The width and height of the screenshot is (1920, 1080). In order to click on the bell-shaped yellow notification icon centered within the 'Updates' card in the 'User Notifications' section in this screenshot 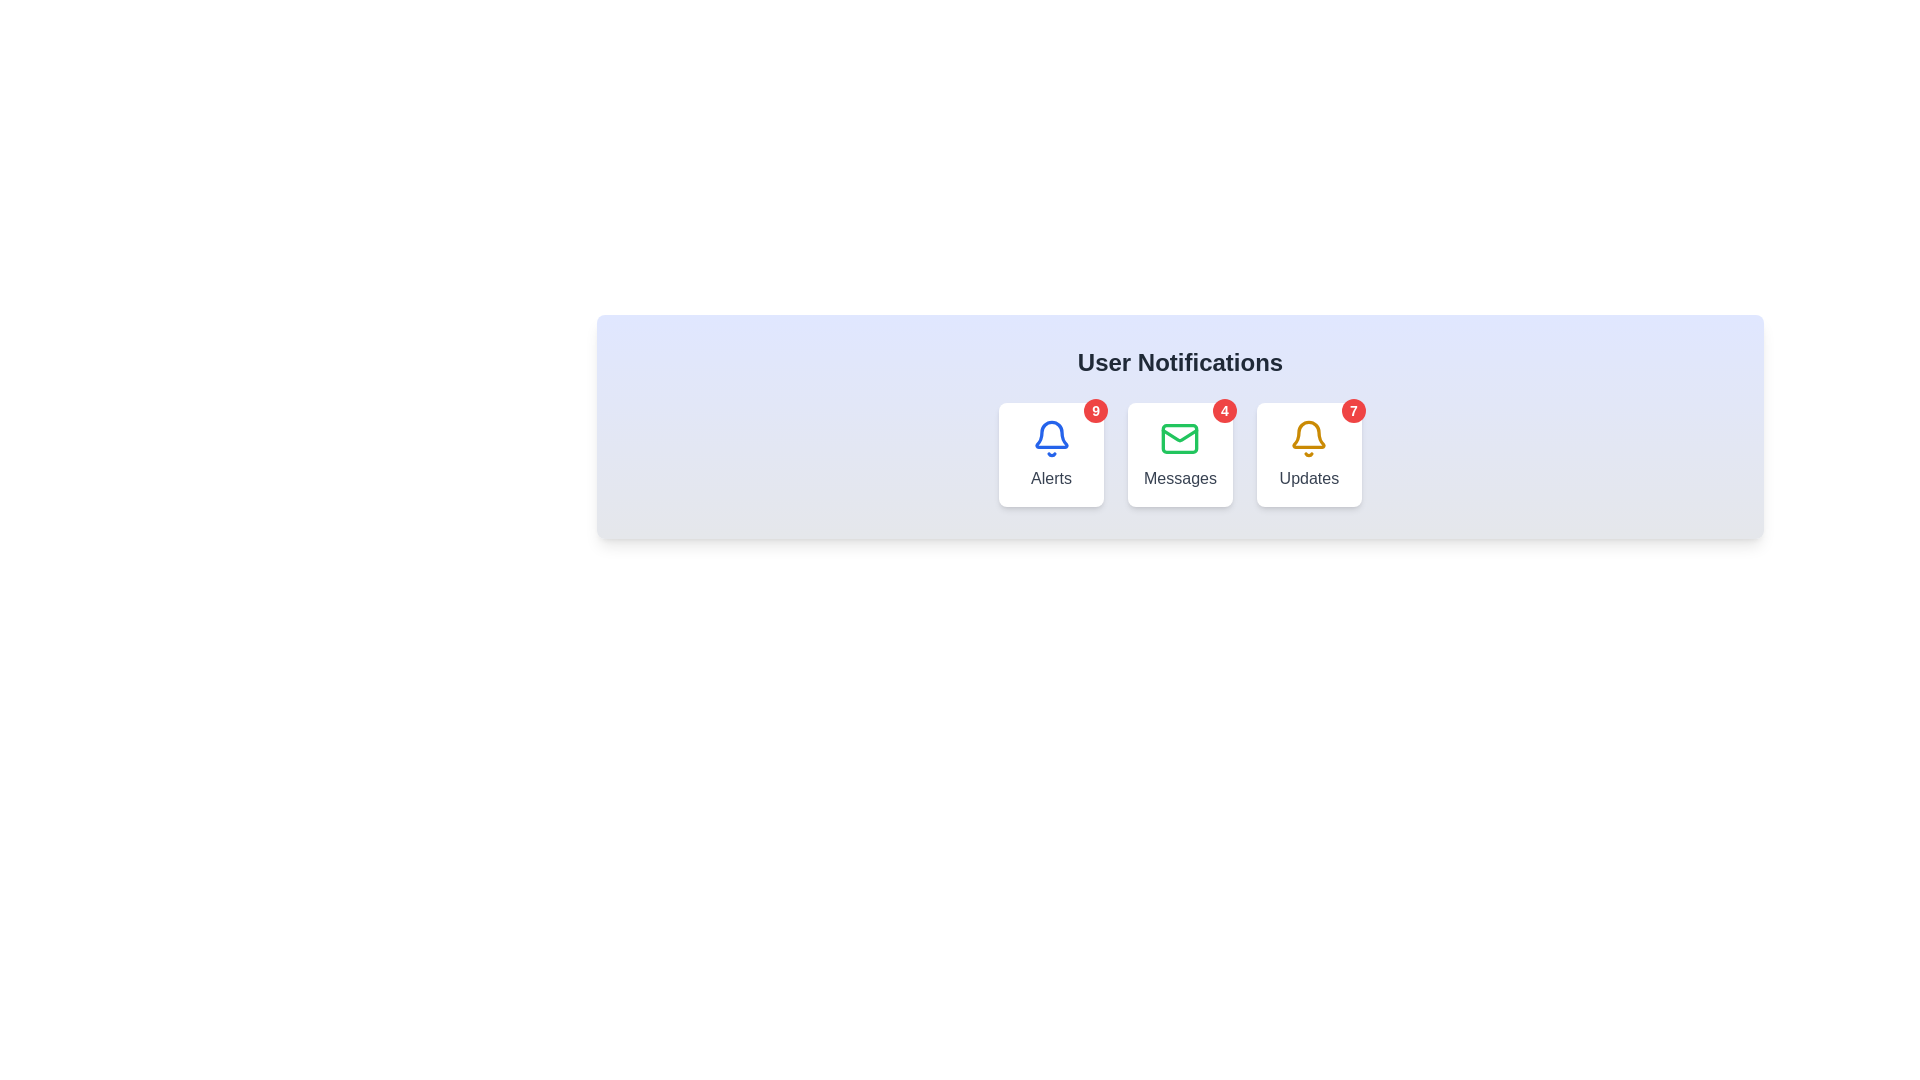, I will do `click(1309, 438)`.